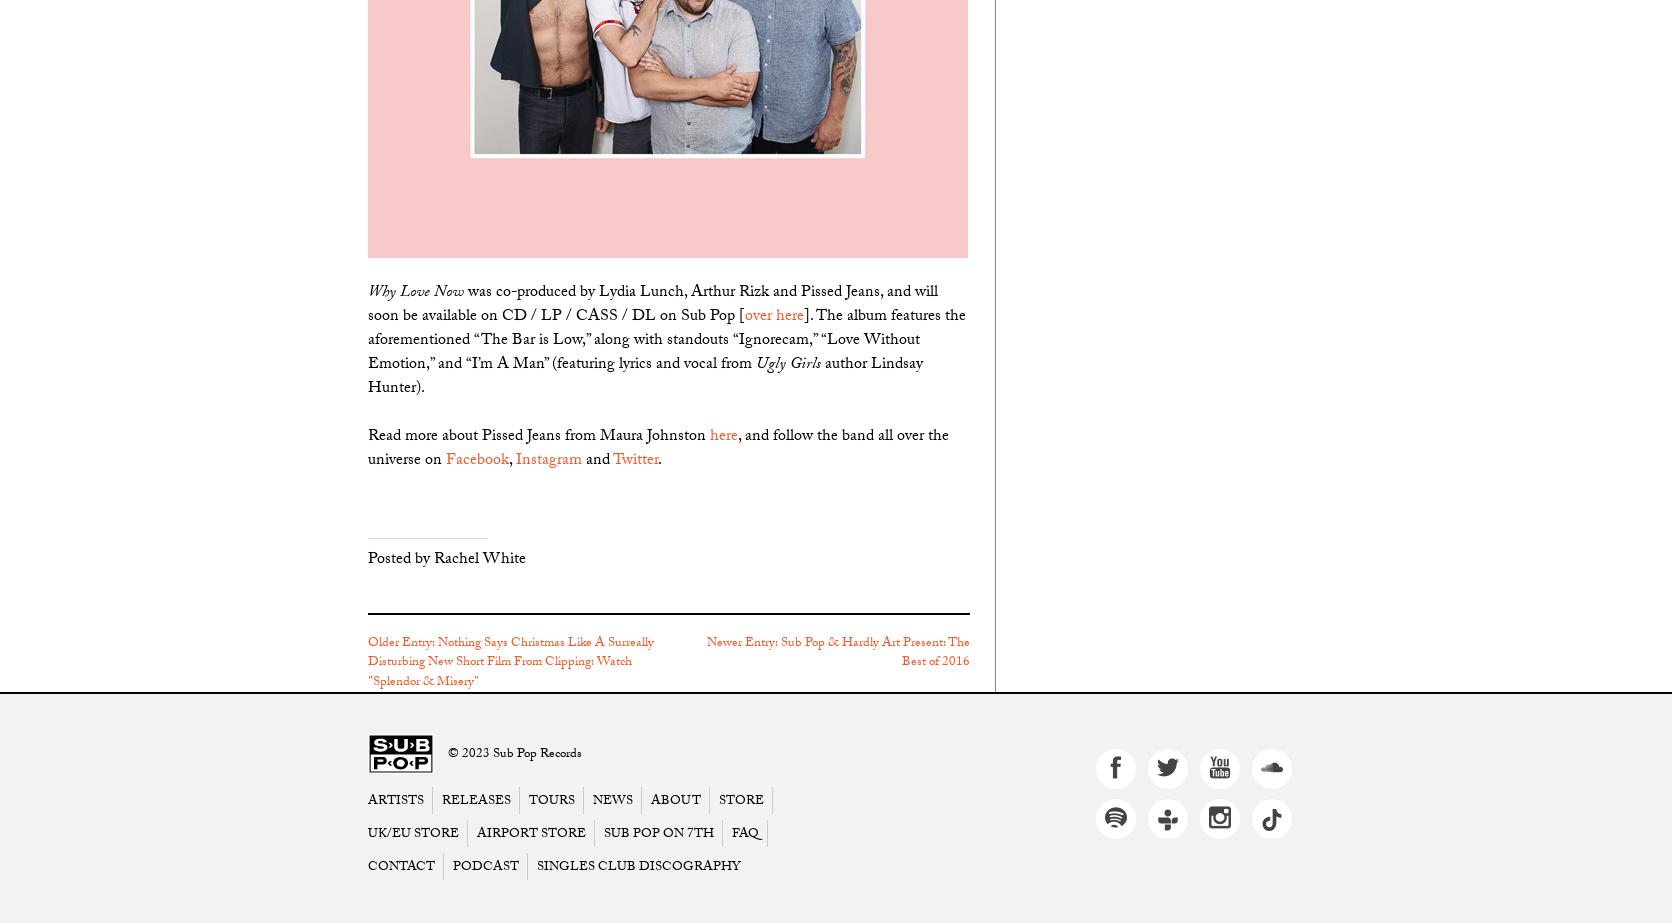 The height and width of the screenshot is (923, 1672). Describe the element at coordinates (645, 376) in the screenshot. I see `'author Lindsay Hunter).'` at that location.